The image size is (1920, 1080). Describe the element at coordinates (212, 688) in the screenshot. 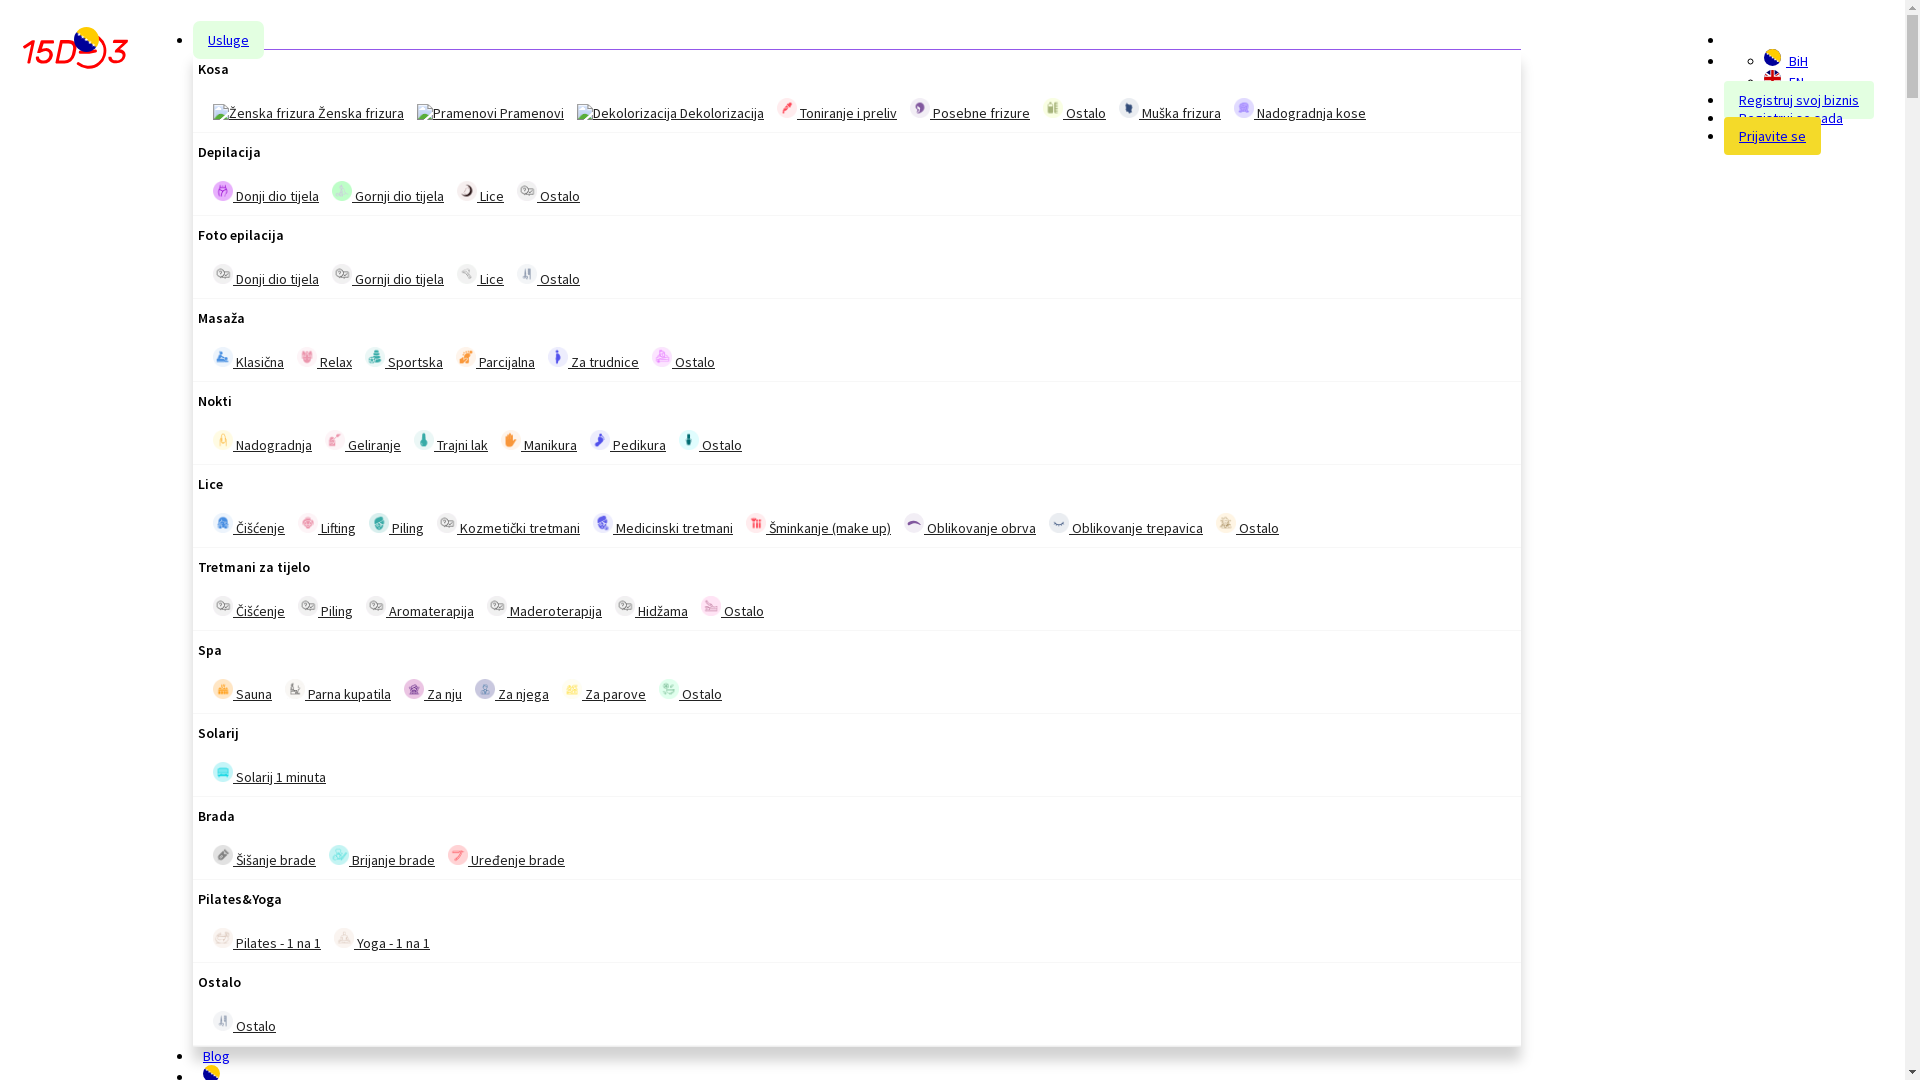

I see `'Sauna'` at that location.